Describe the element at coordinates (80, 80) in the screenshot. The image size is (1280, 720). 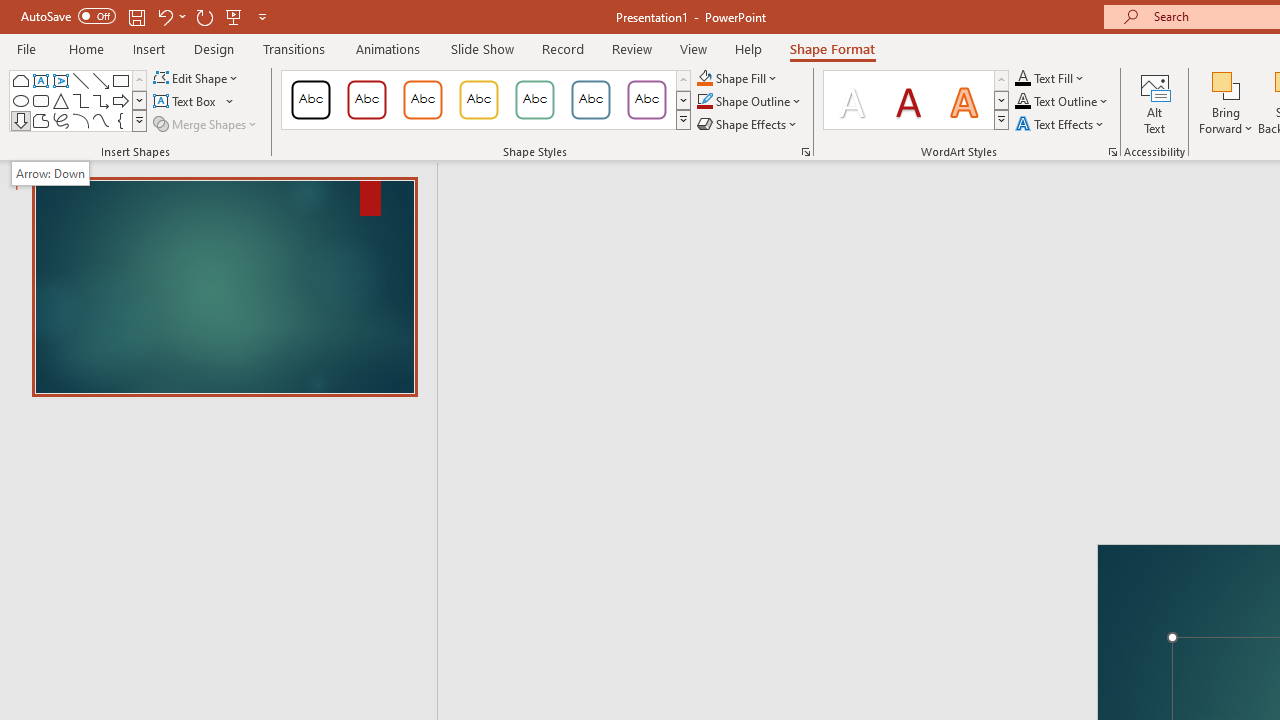
I see `'Line'` at that location.